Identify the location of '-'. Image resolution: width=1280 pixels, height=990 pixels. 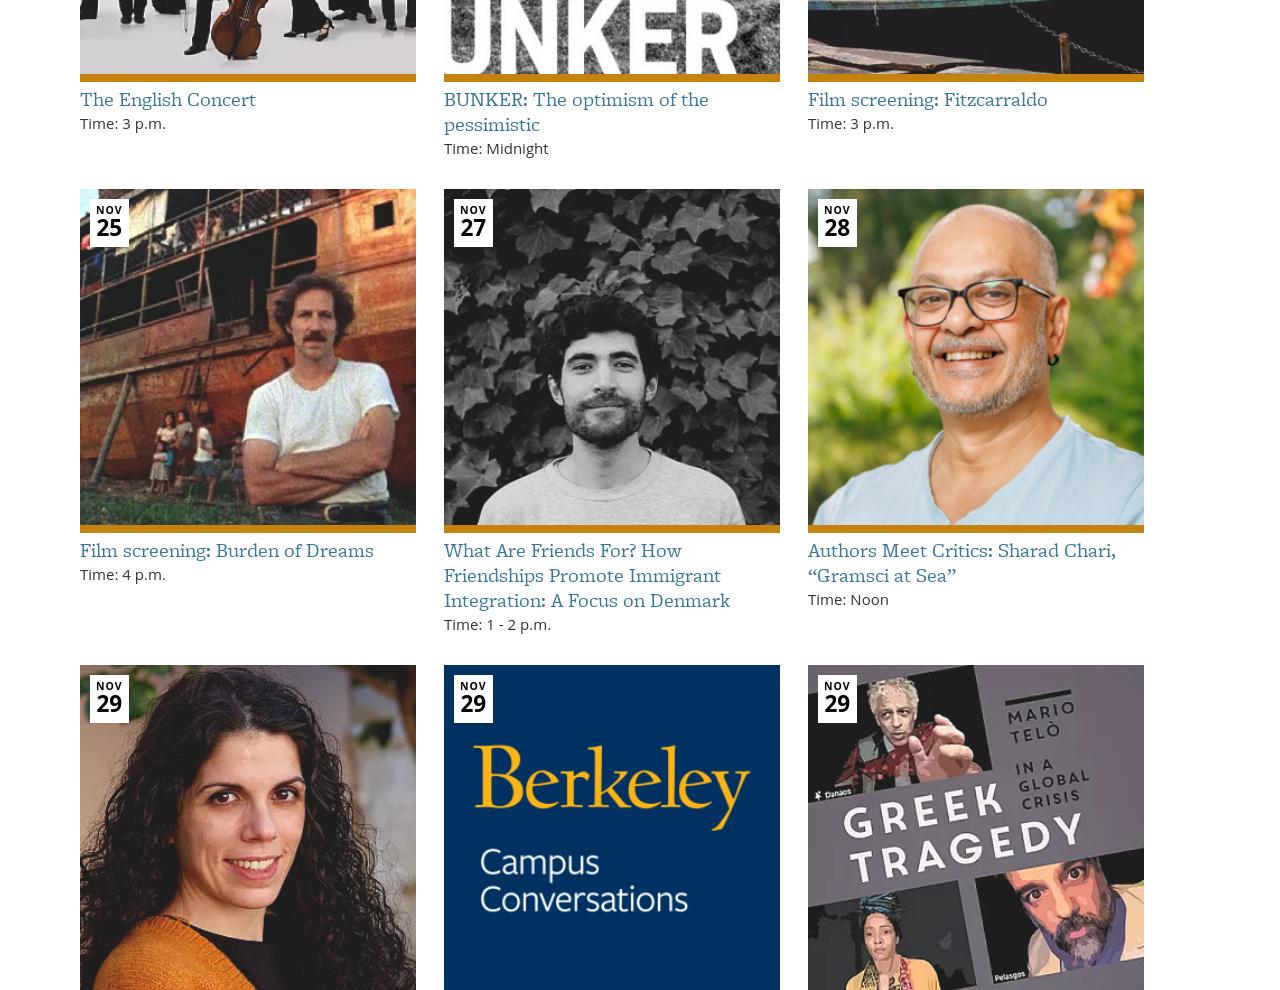
(500, 622).